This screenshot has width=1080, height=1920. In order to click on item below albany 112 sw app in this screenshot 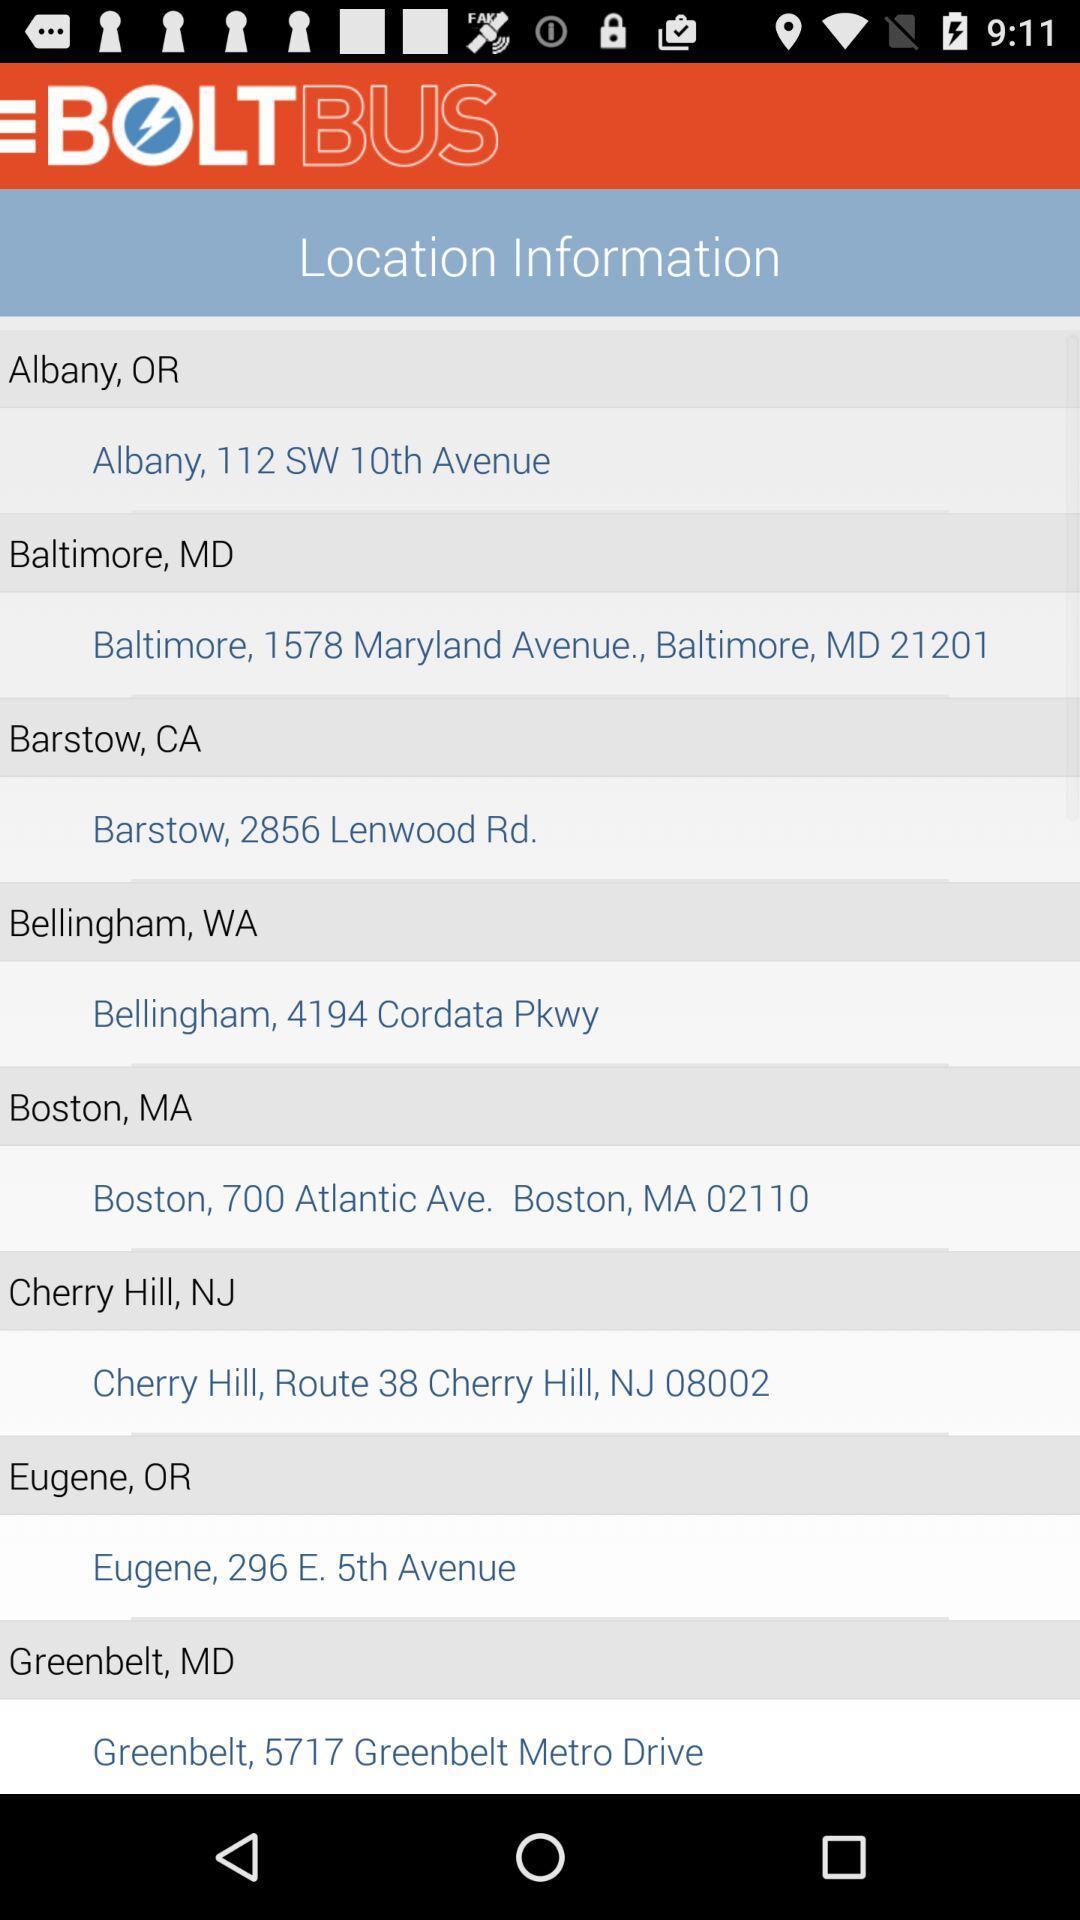, I will do `click(540, 511)`.